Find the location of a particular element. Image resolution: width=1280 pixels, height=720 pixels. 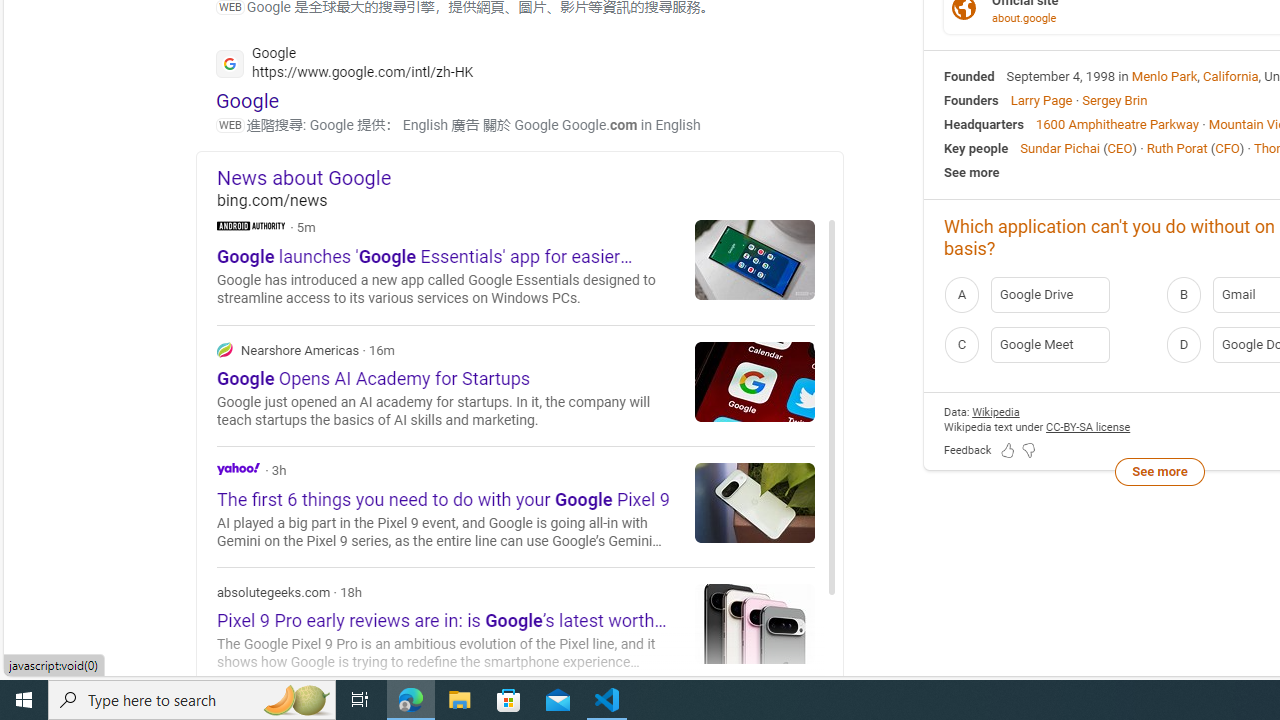

'California' is located at coordinates (1230, 74).